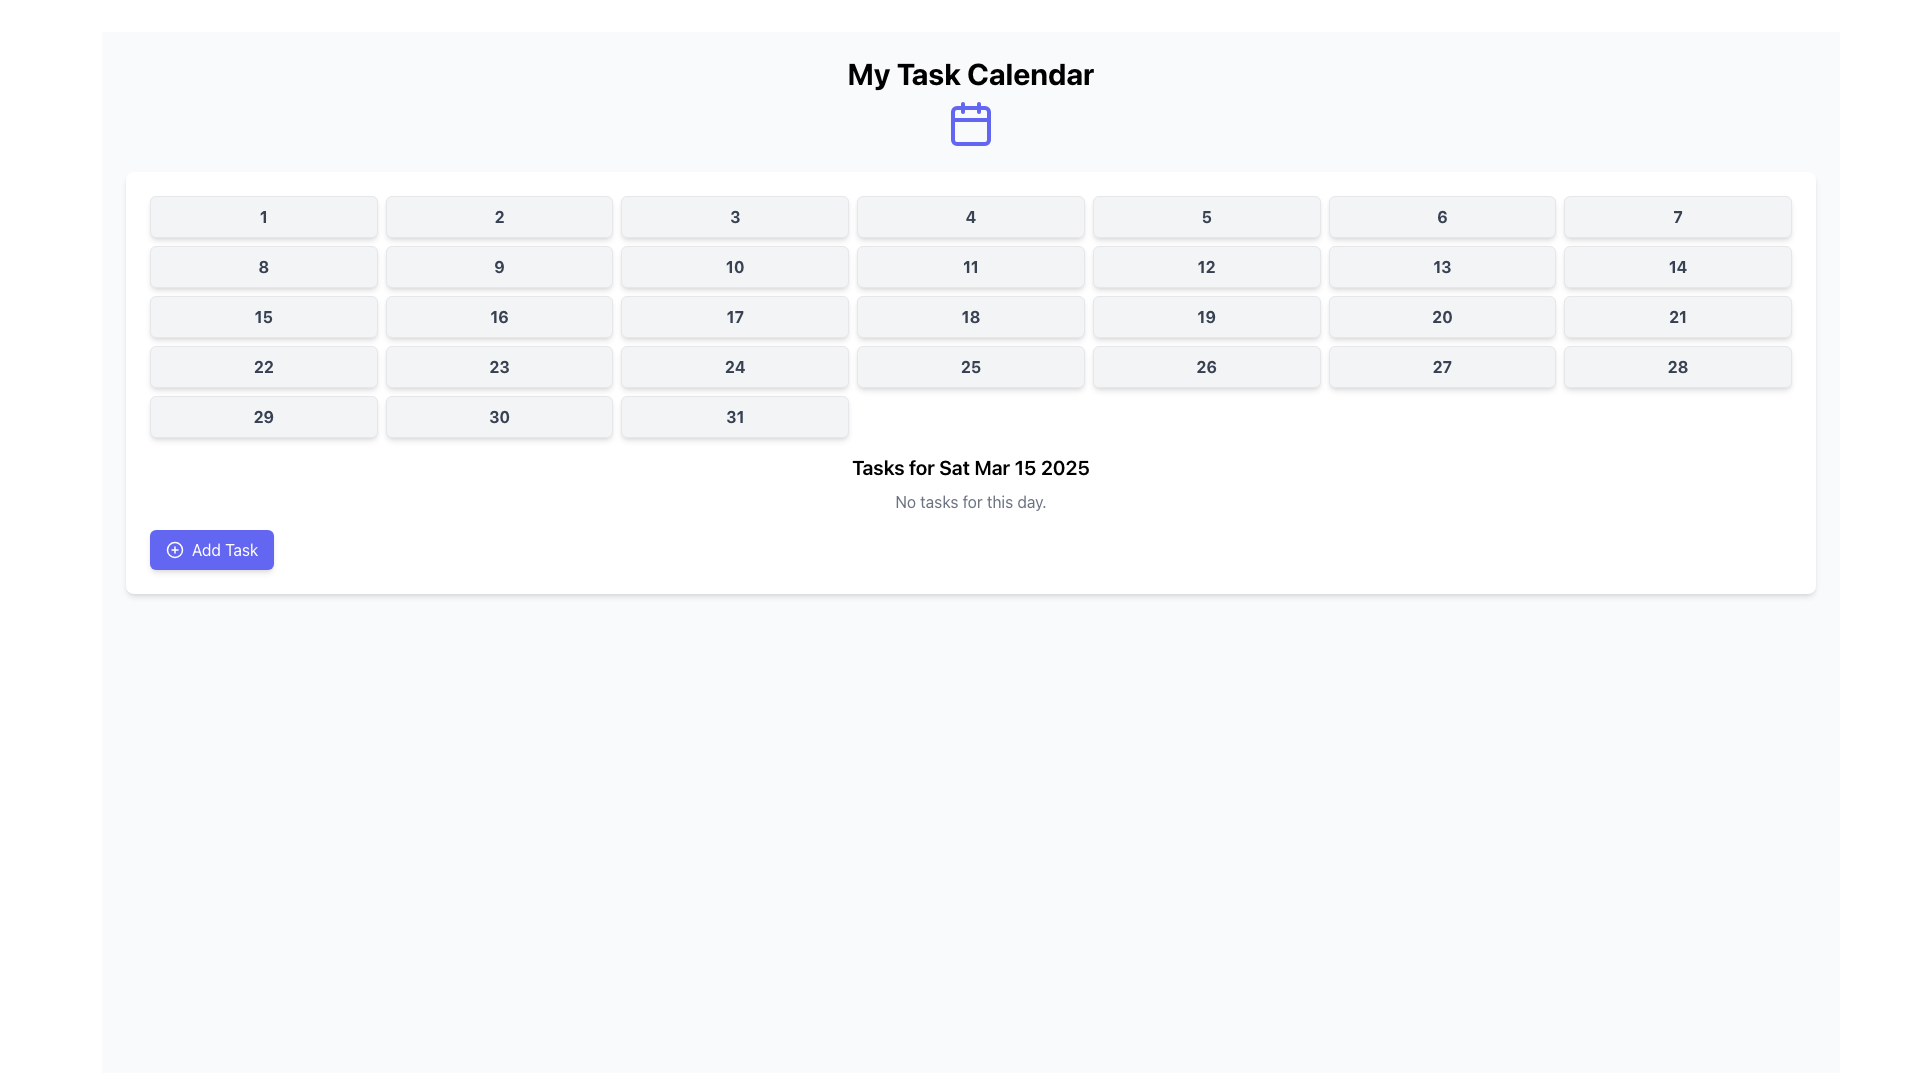  I want to click on the button representing a selectable day in the second row and second column of the calendar grid, so click(499, 265).